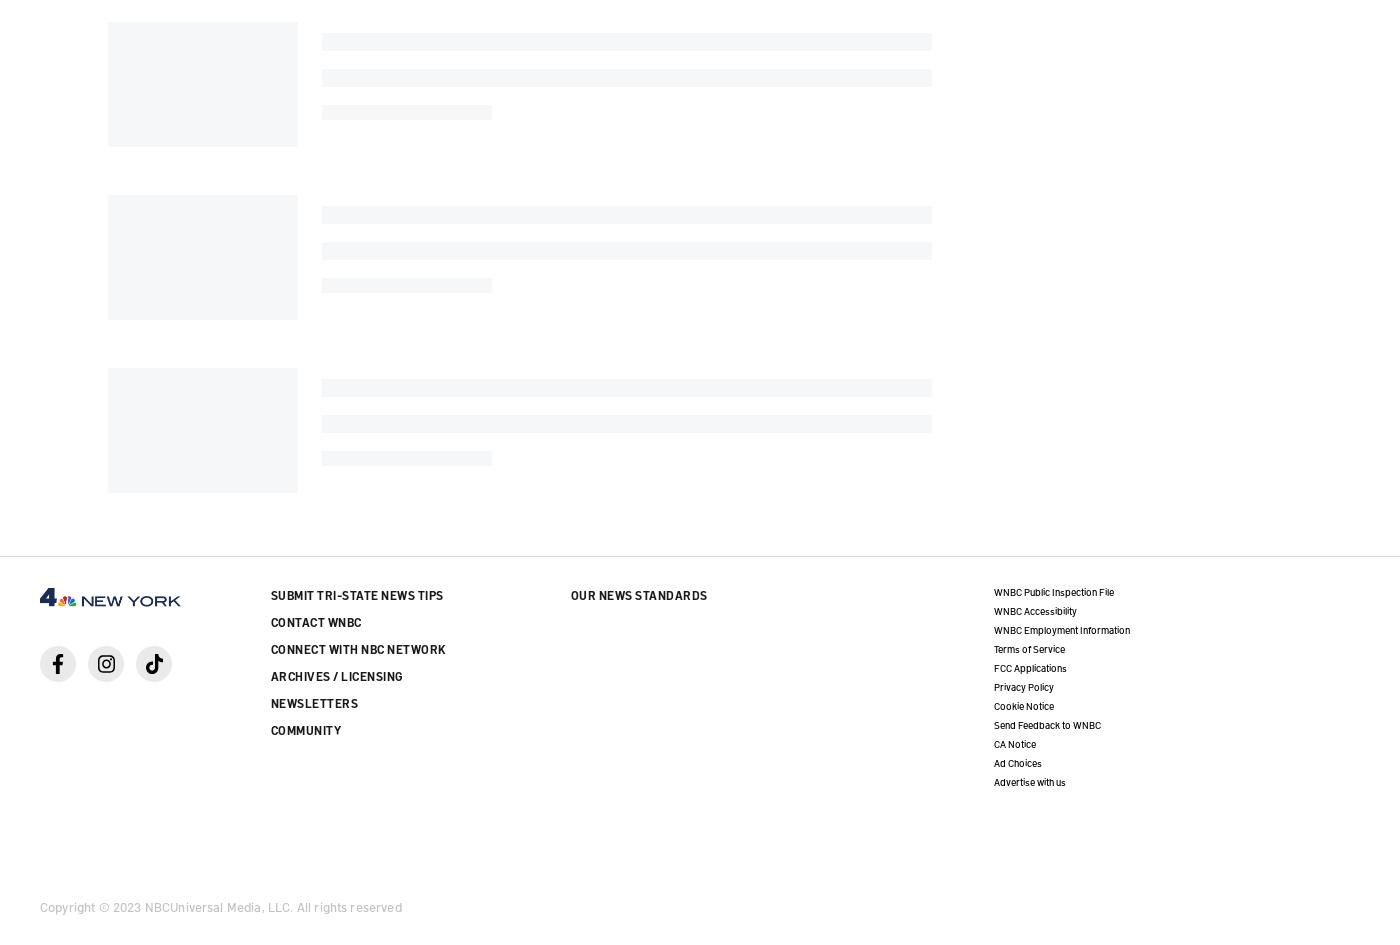 The height and width of the screenshot is (945, 1400). I want to click on 'WNBC Accessibility', so click(1034, 608).